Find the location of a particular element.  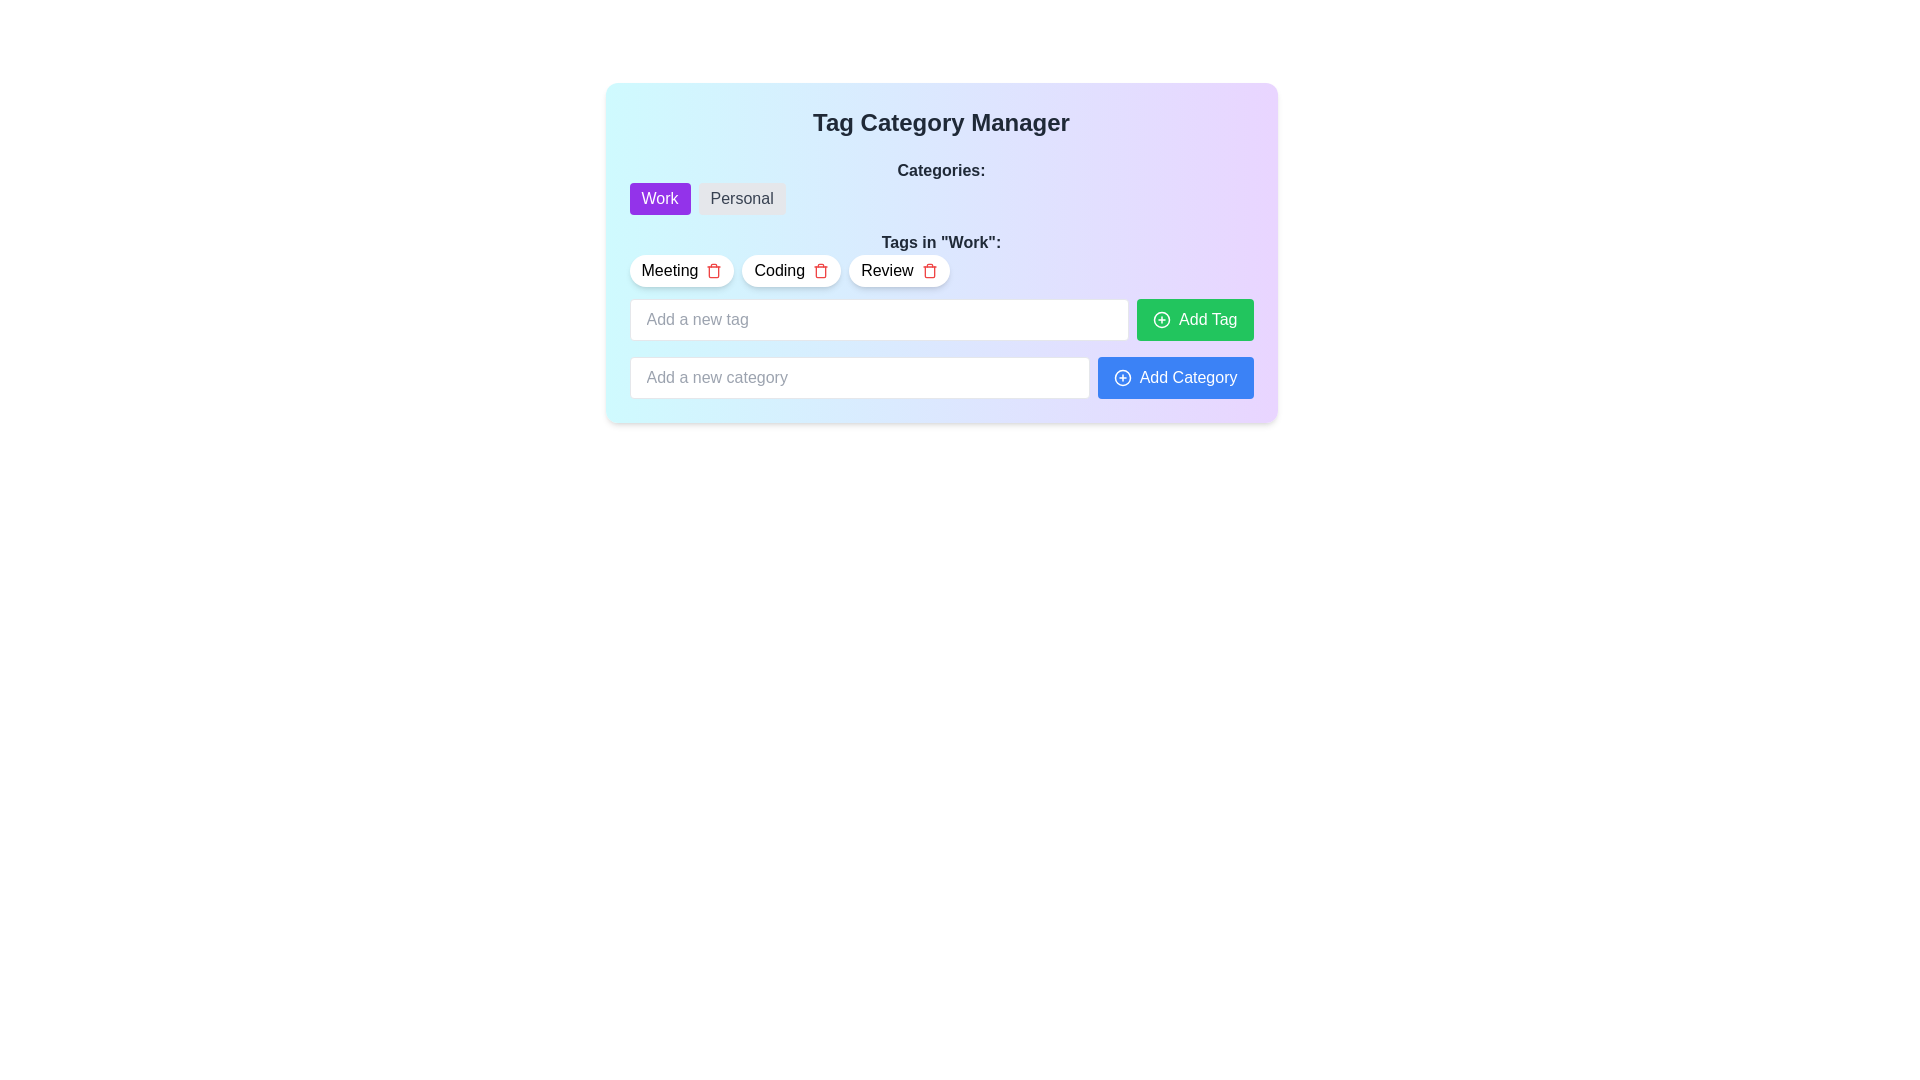

the delete icon represented by a trash can within the toolbar for tags in the 'Tags in Work' section is located at coordinates (928, 272).